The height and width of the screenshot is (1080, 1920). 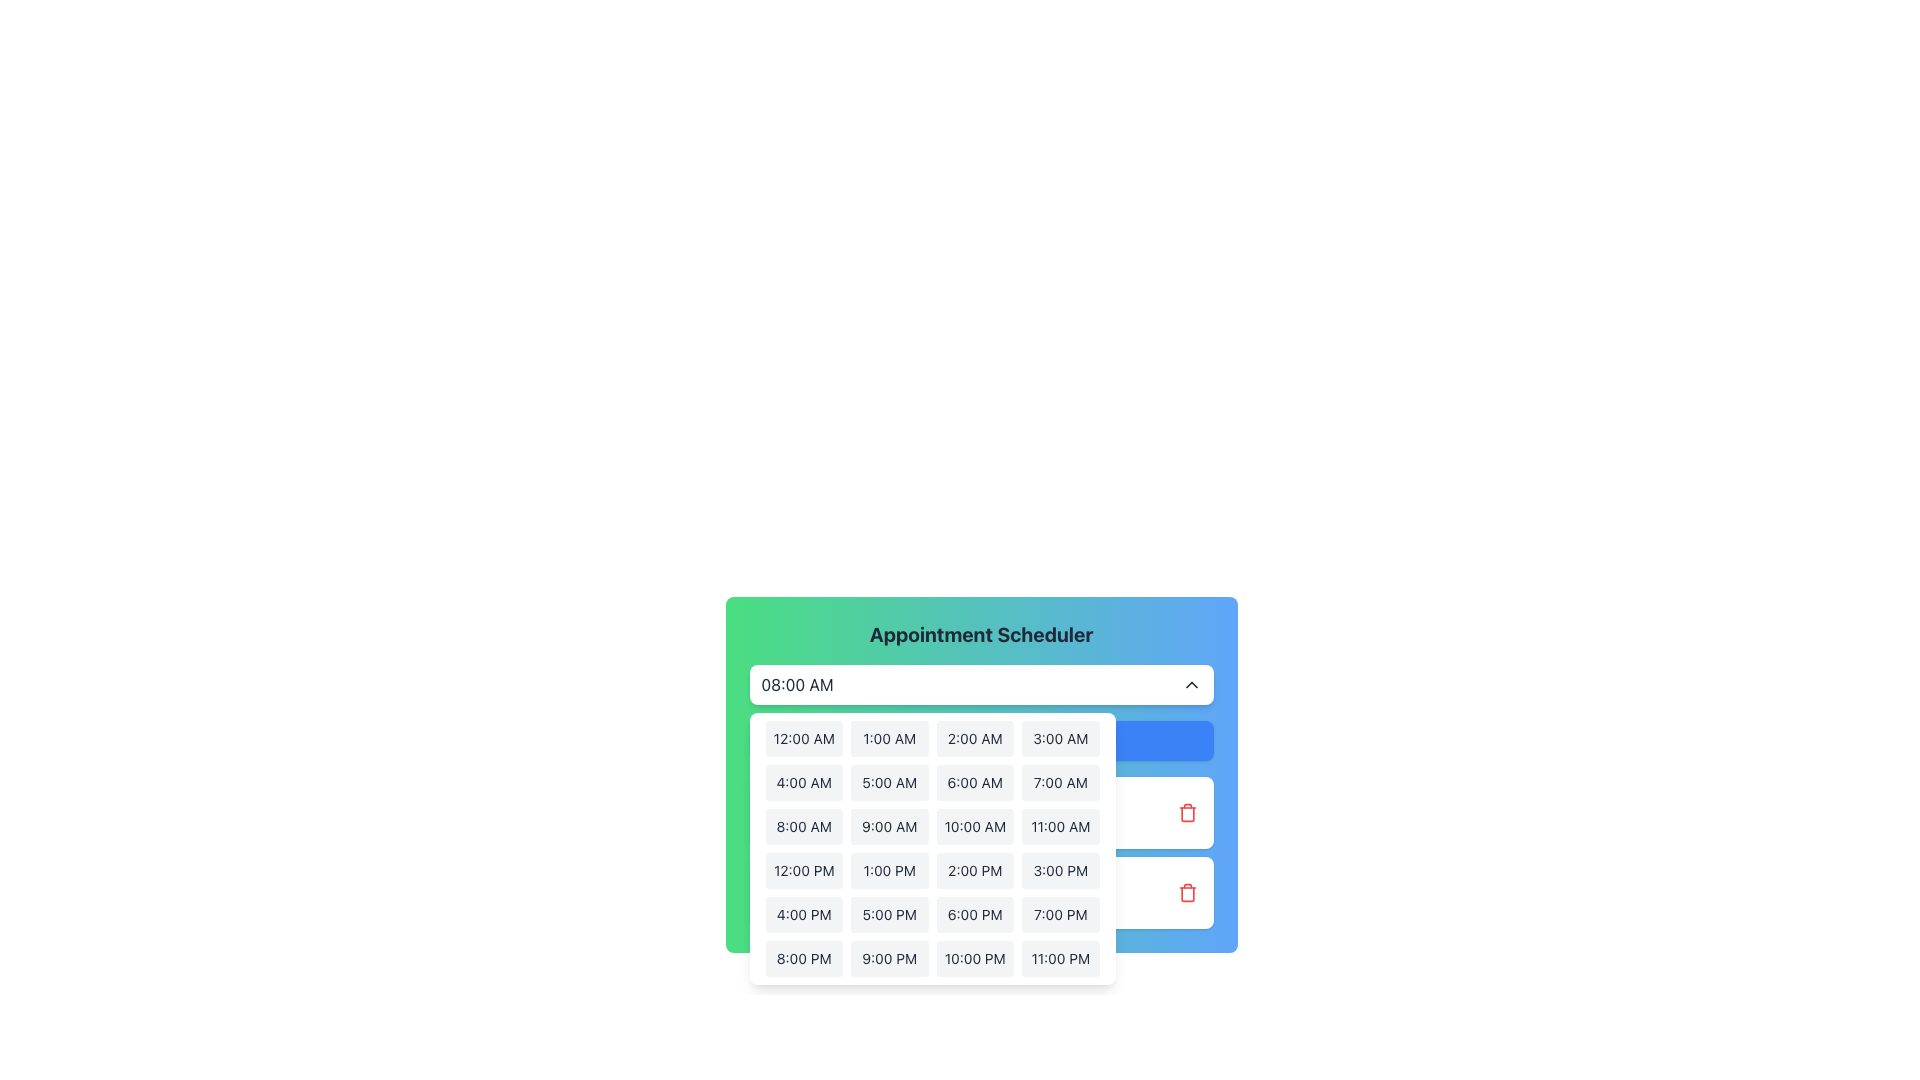 What do you see at coordinates (888, 826) in the screenshot?
I see `the '9:00 AM' time slot button in the appointment scheduler` at bounding box center [888, 826].